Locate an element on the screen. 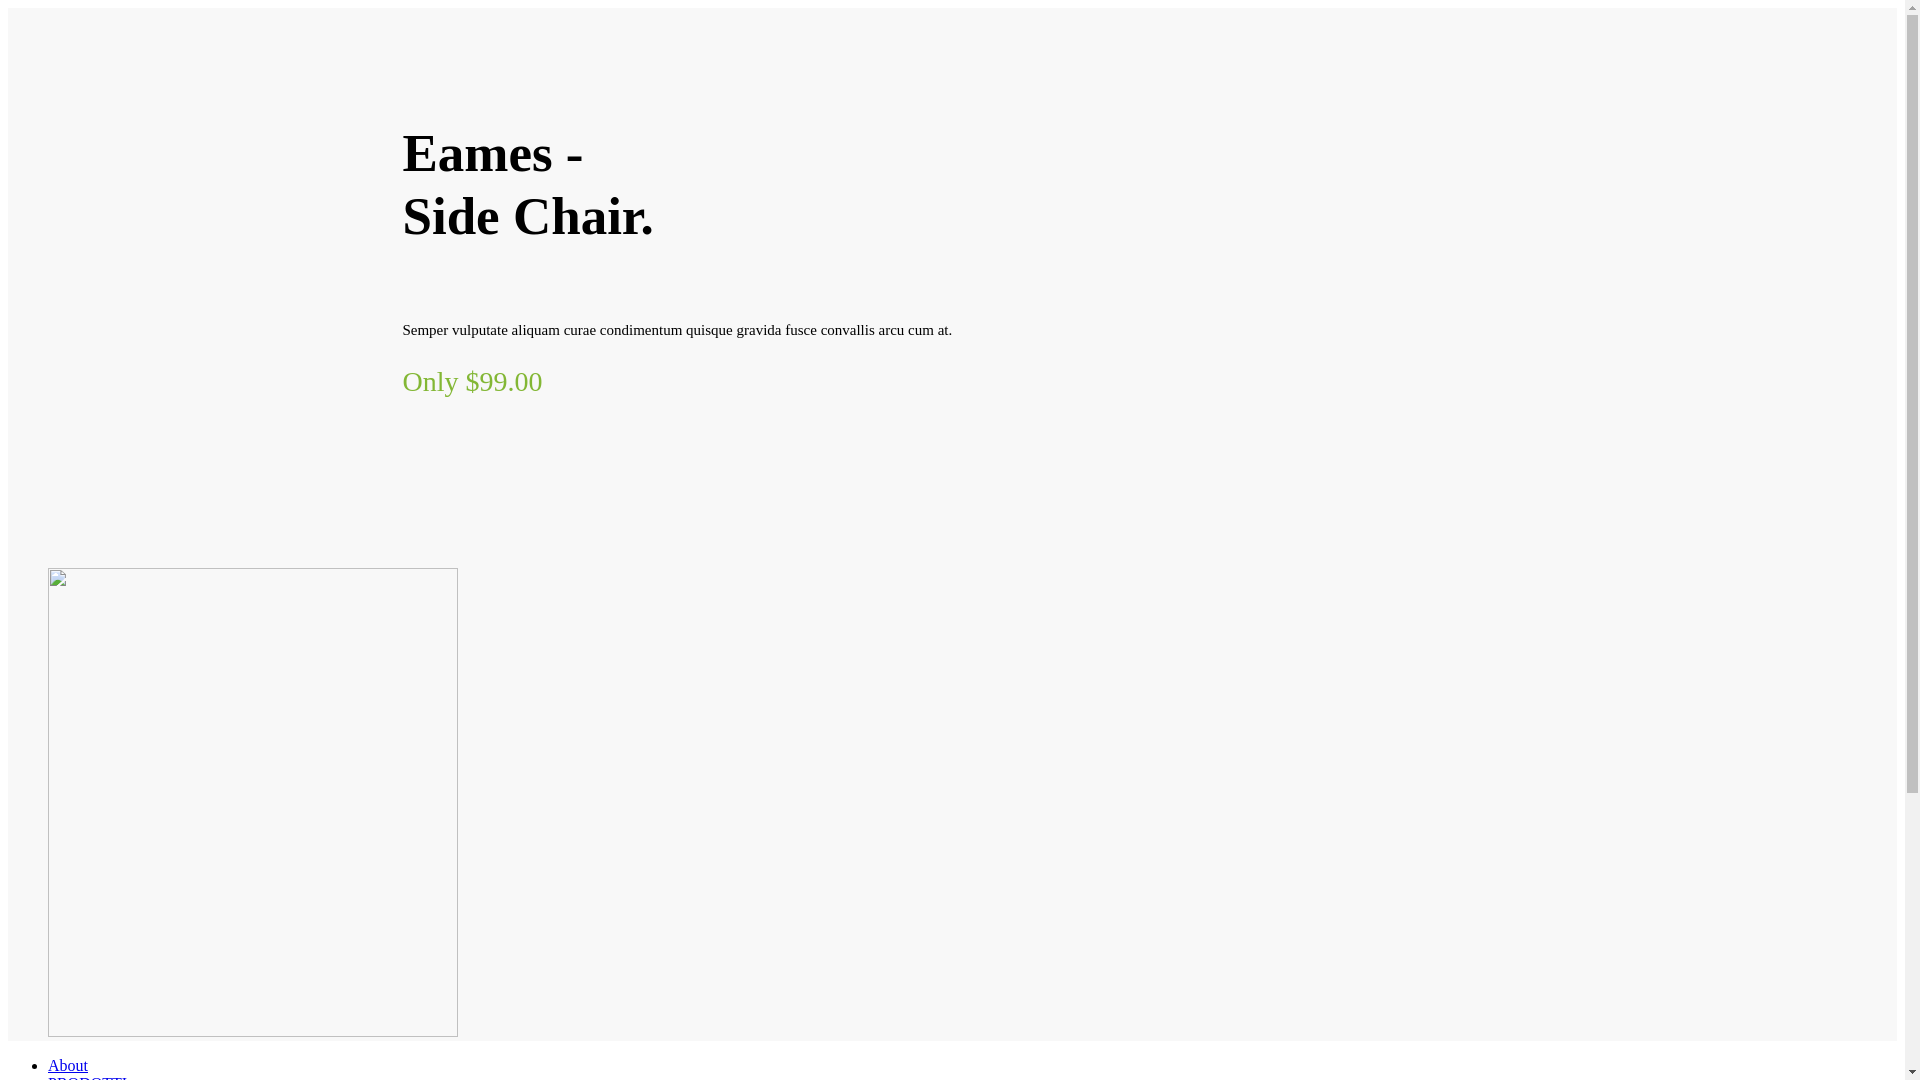 Image resolution: width=1920 pixels, height=1080 pixels. 'About' is located at coordinates (67, 1064).